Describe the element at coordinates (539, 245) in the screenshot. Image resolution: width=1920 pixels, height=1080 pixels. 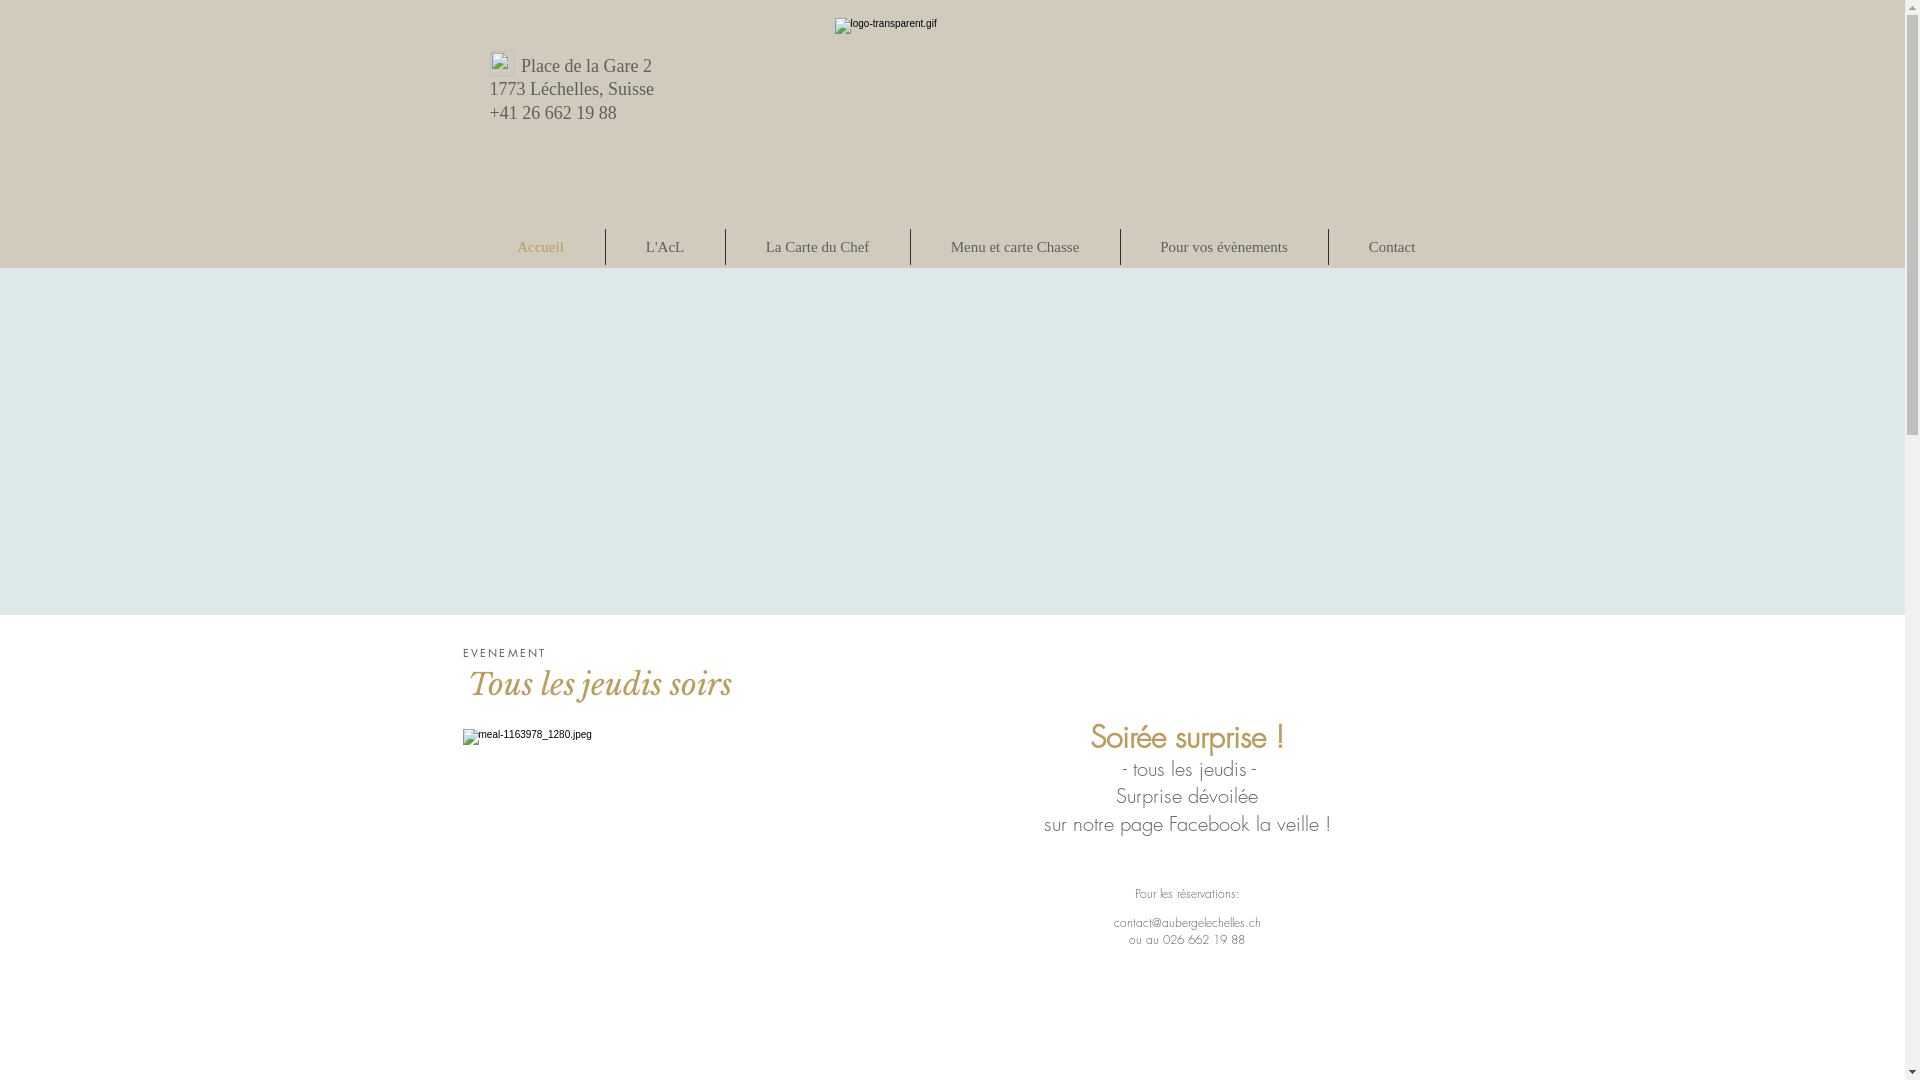
I see `'Accueil'` at that location.